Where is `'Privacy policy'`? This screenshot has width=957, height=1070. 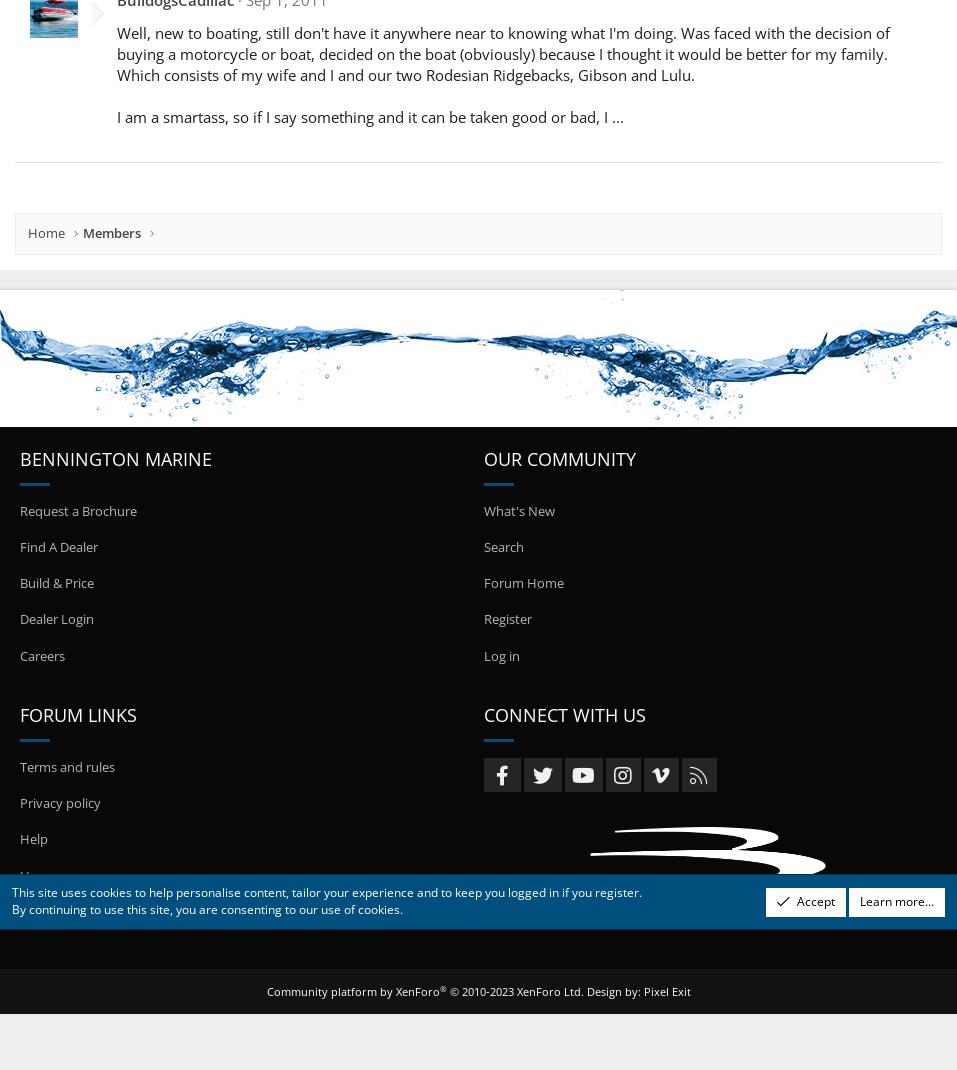 'Privacy policy' is located at coordinates (59, 803).